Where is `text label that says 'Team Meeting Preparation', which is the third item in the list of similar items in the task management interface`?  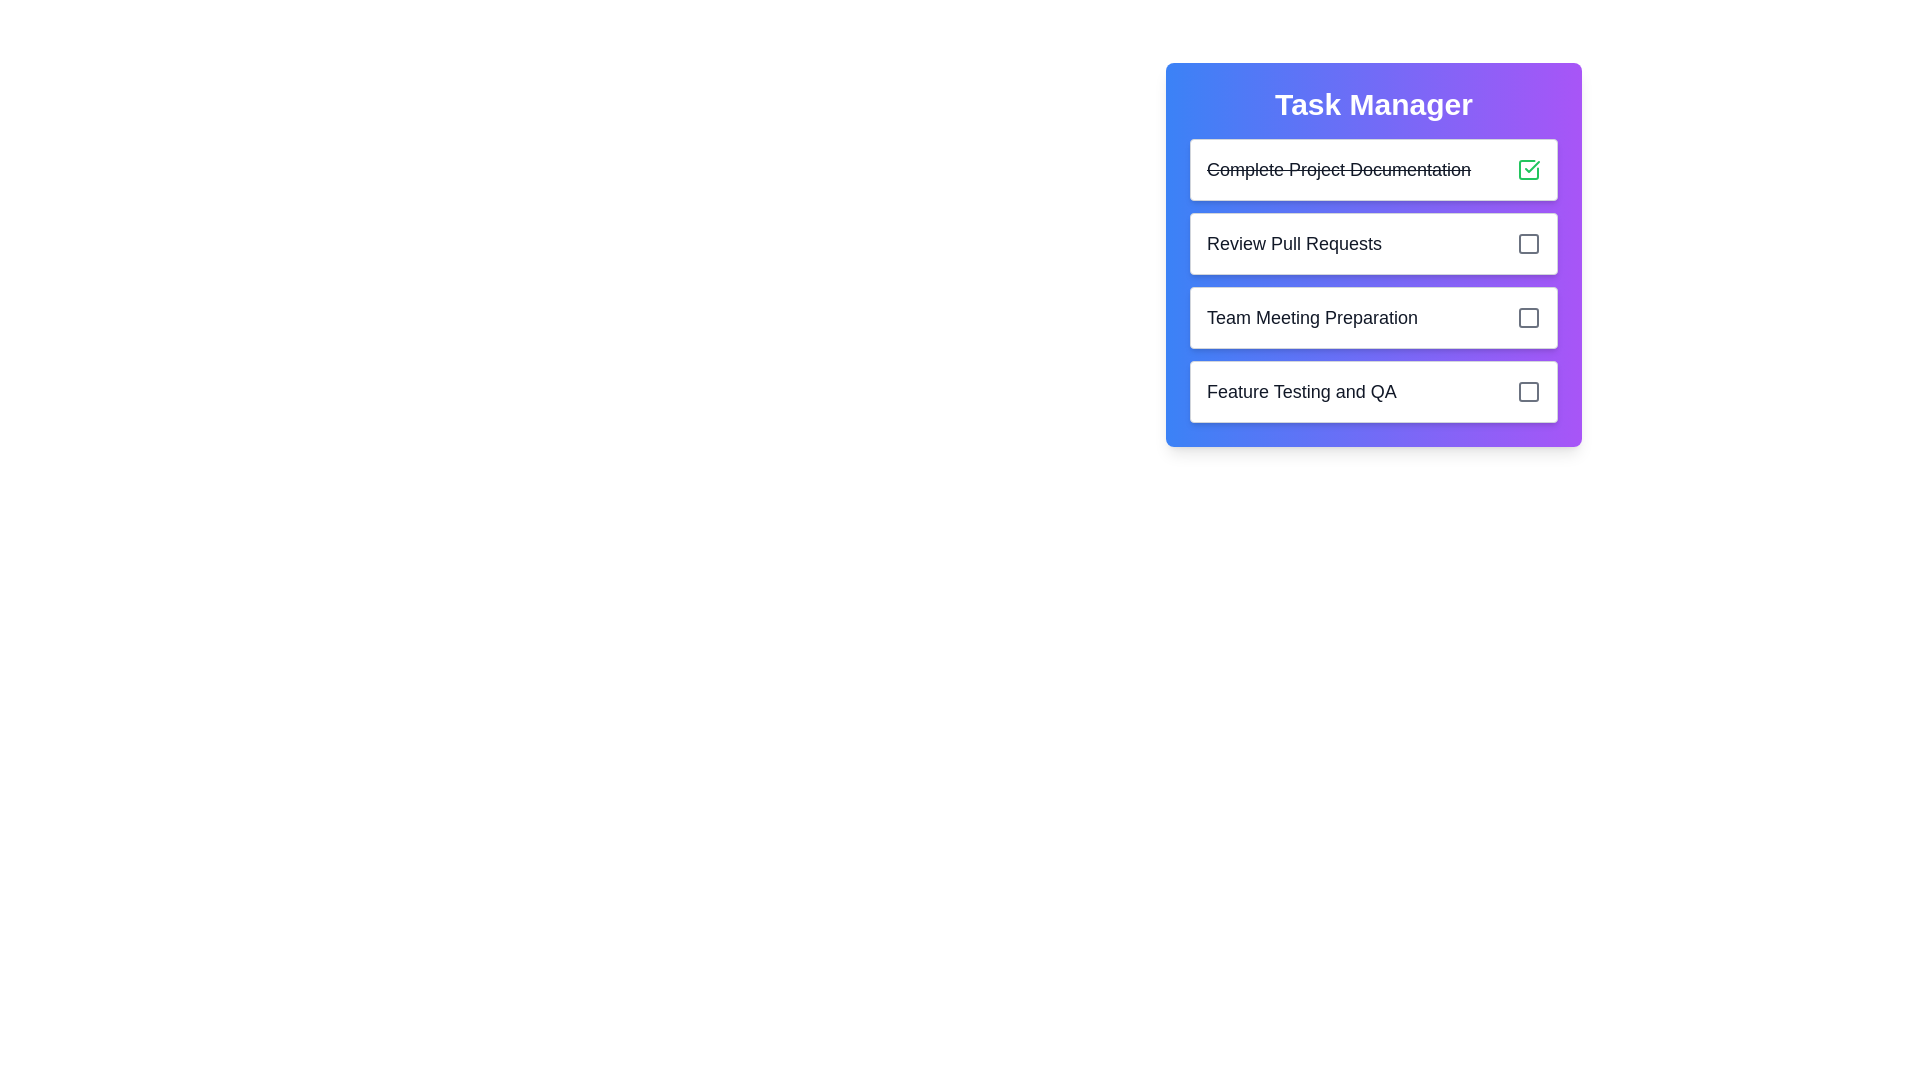 text label that says 'Team Meeting Preparation', which is the third item in the list of similar items in the task management interface is located at coordinates (1312, 316).